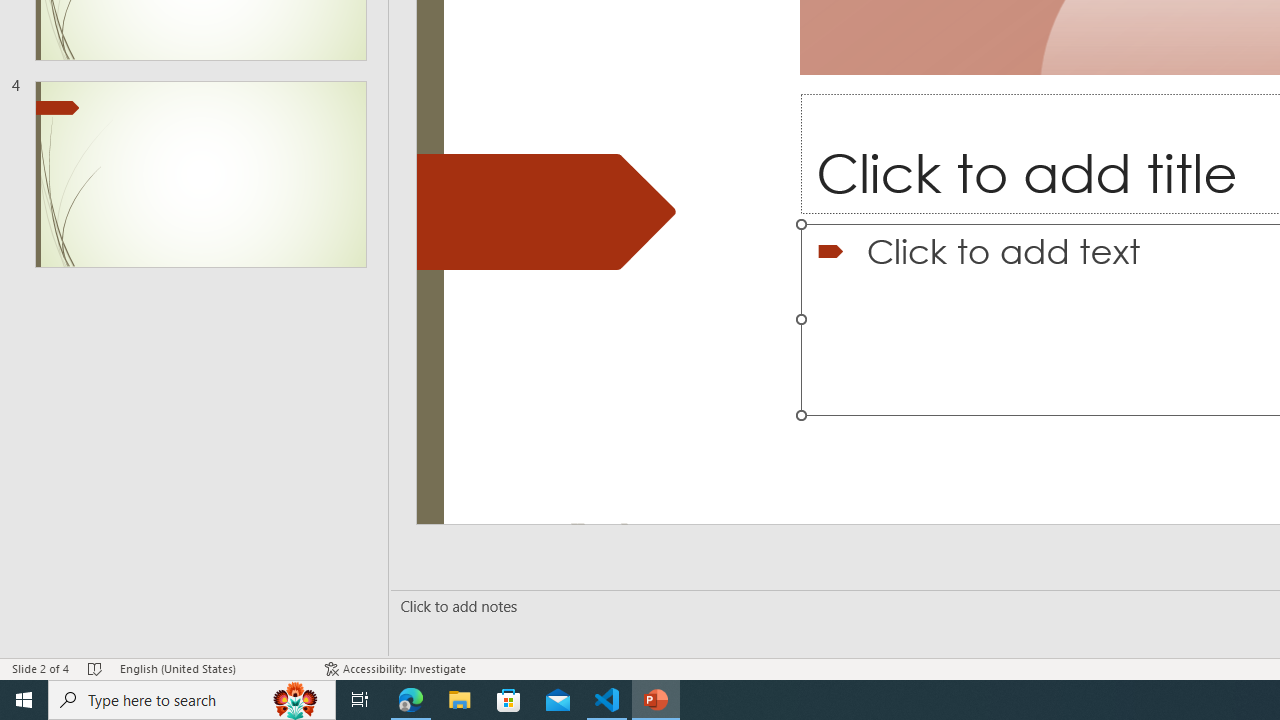 This screenshot has width=1280, height=720. What do you see at coordinates (546, 212) in the screenshot?
I see `'Decorative Locked'` at bounding box center [546, 212].